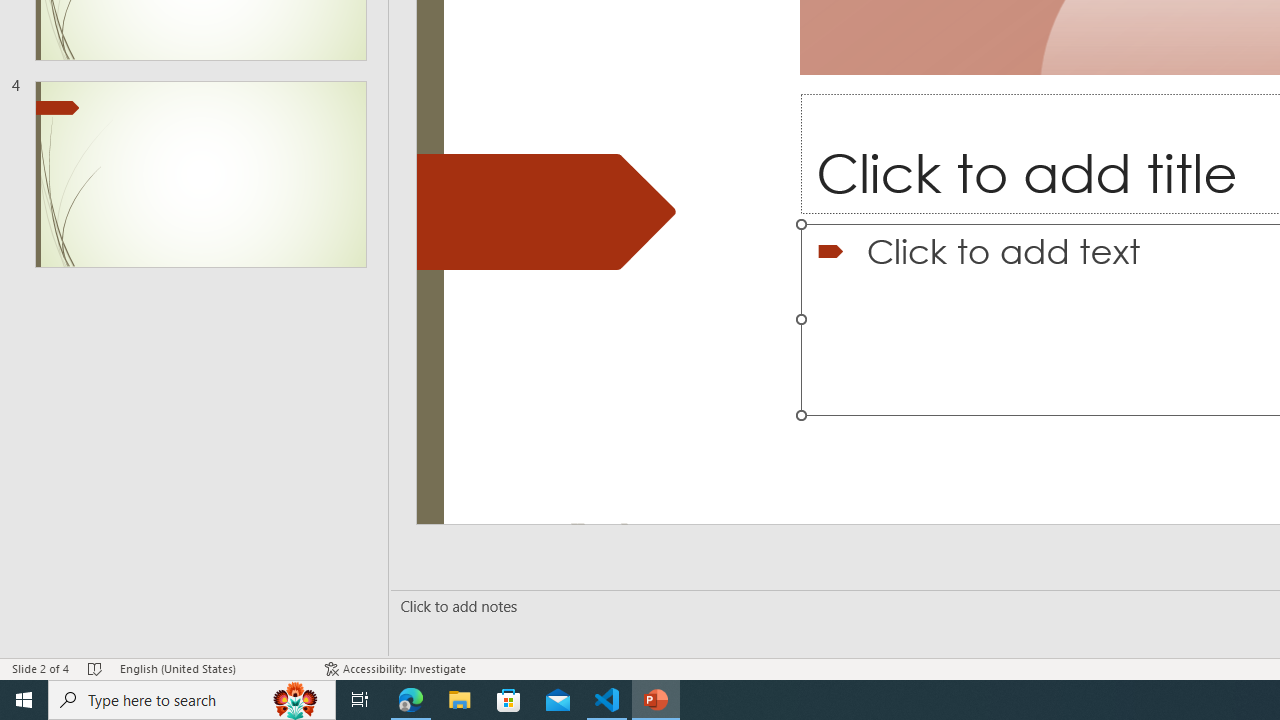 This screenshot has width=1280, height=720. What do you see at coordinates (546, 212) in the screenshot?
I see `'Decorative Locked'` at bounding box center [546, 212].